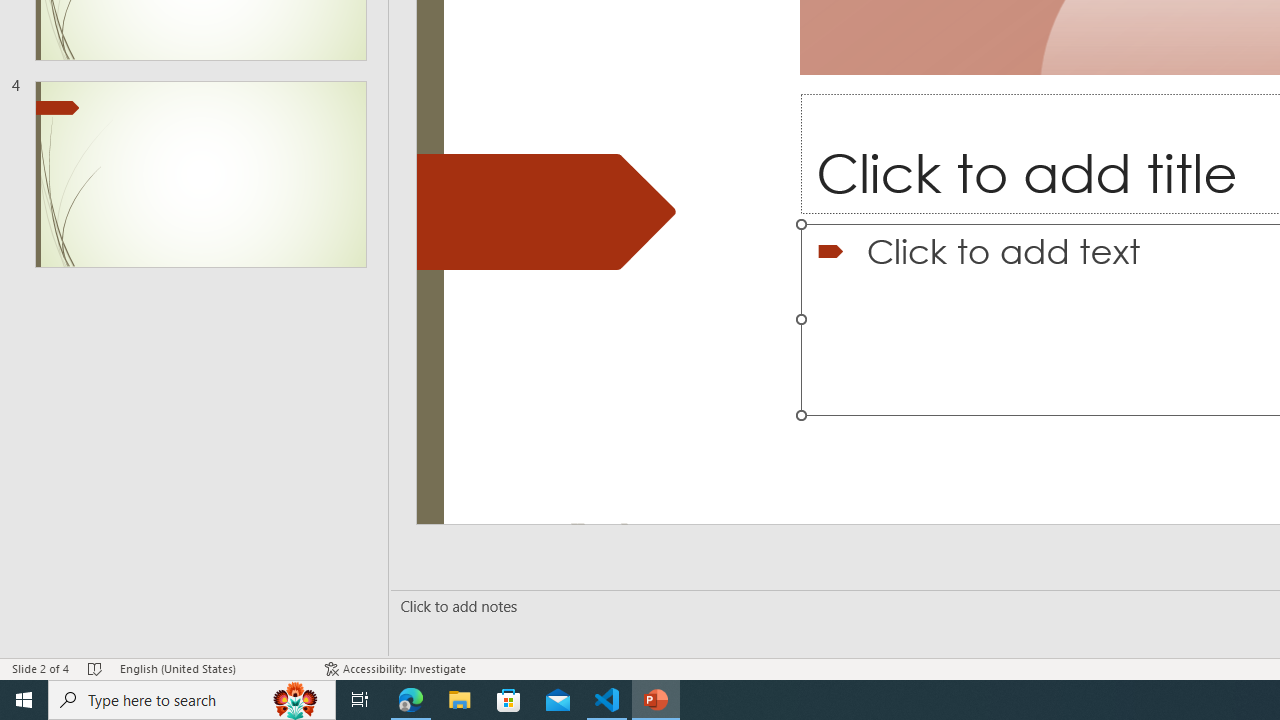 This screenshot has width=1280, height=720. What do you see at coordinates (546, 212) in the screenshot?
I see `'Decorative Locked'` at bounding box center [546, 212].